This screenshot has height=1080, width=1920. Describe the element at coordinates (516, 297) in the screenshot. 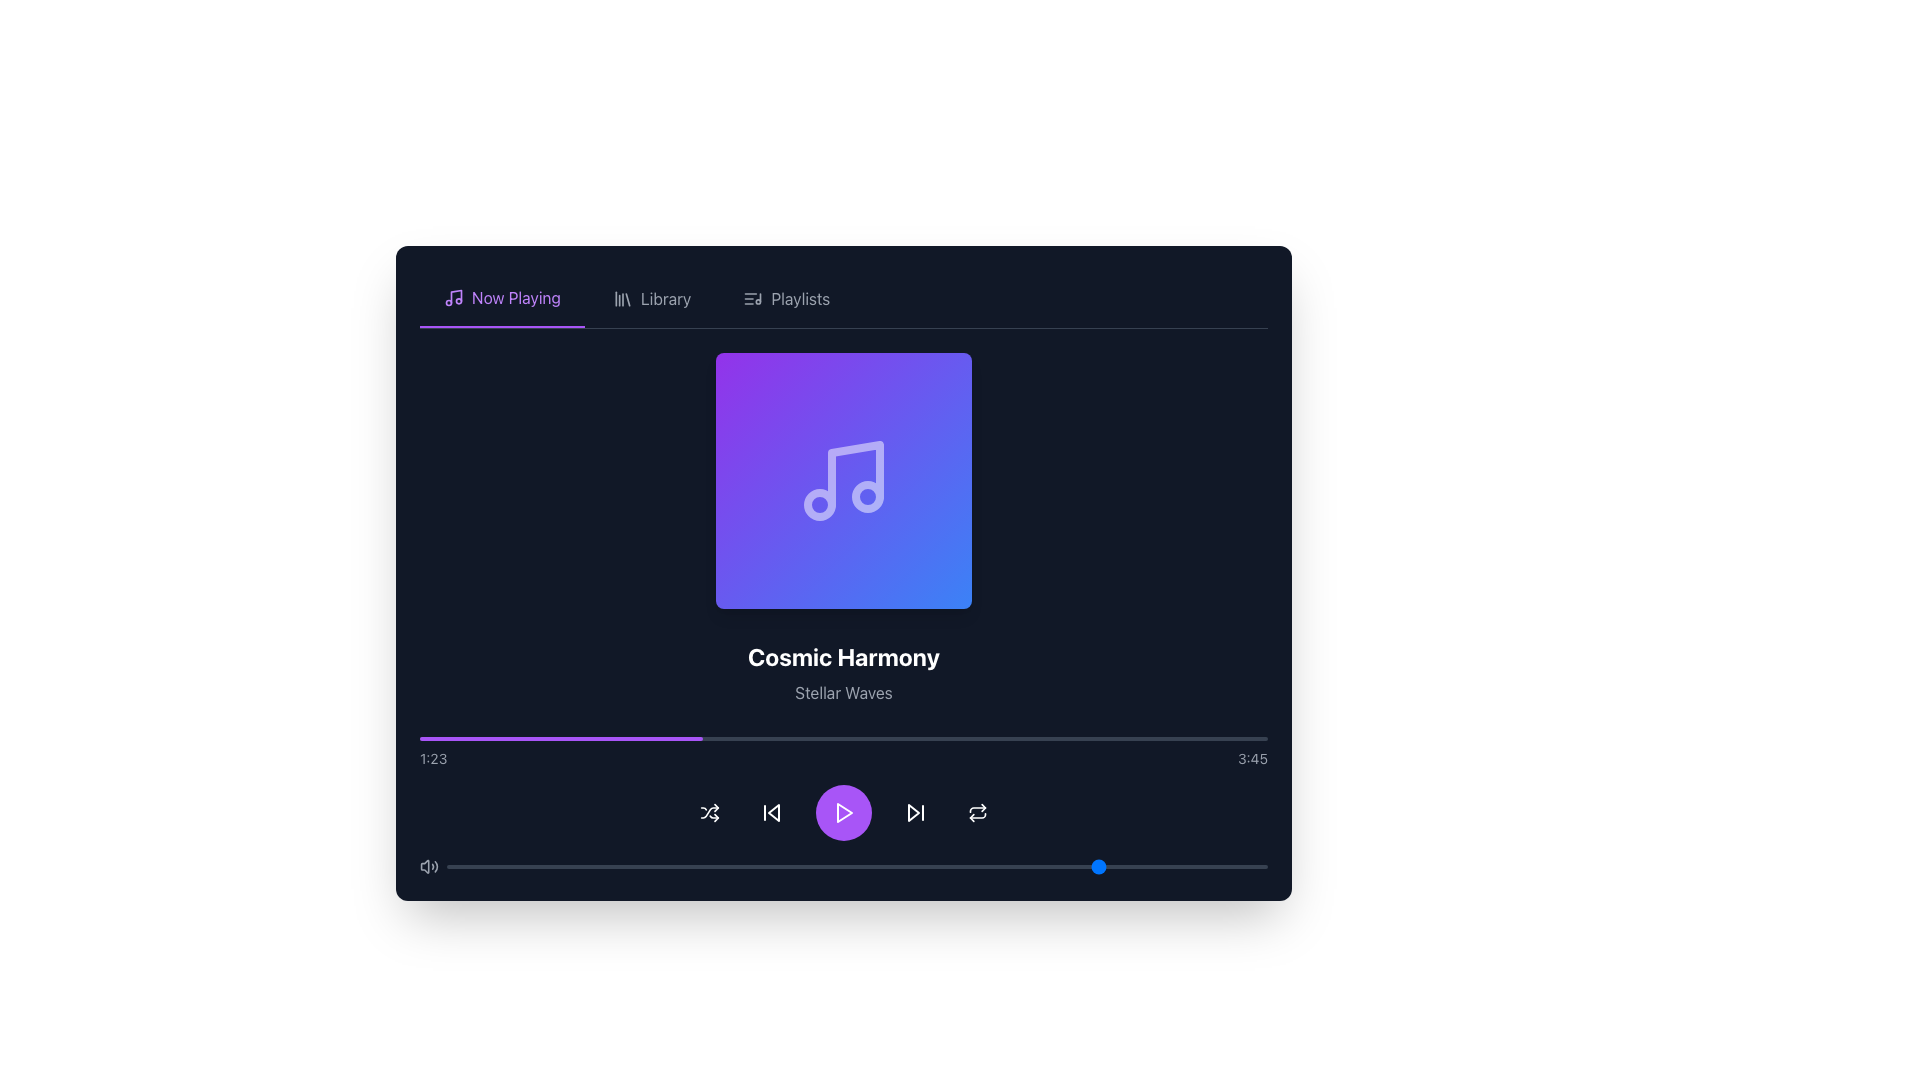

I see `the 'Now Playing' textual navigation item, which is styled in a prominent purple typeface and indicates an active state` at that location.